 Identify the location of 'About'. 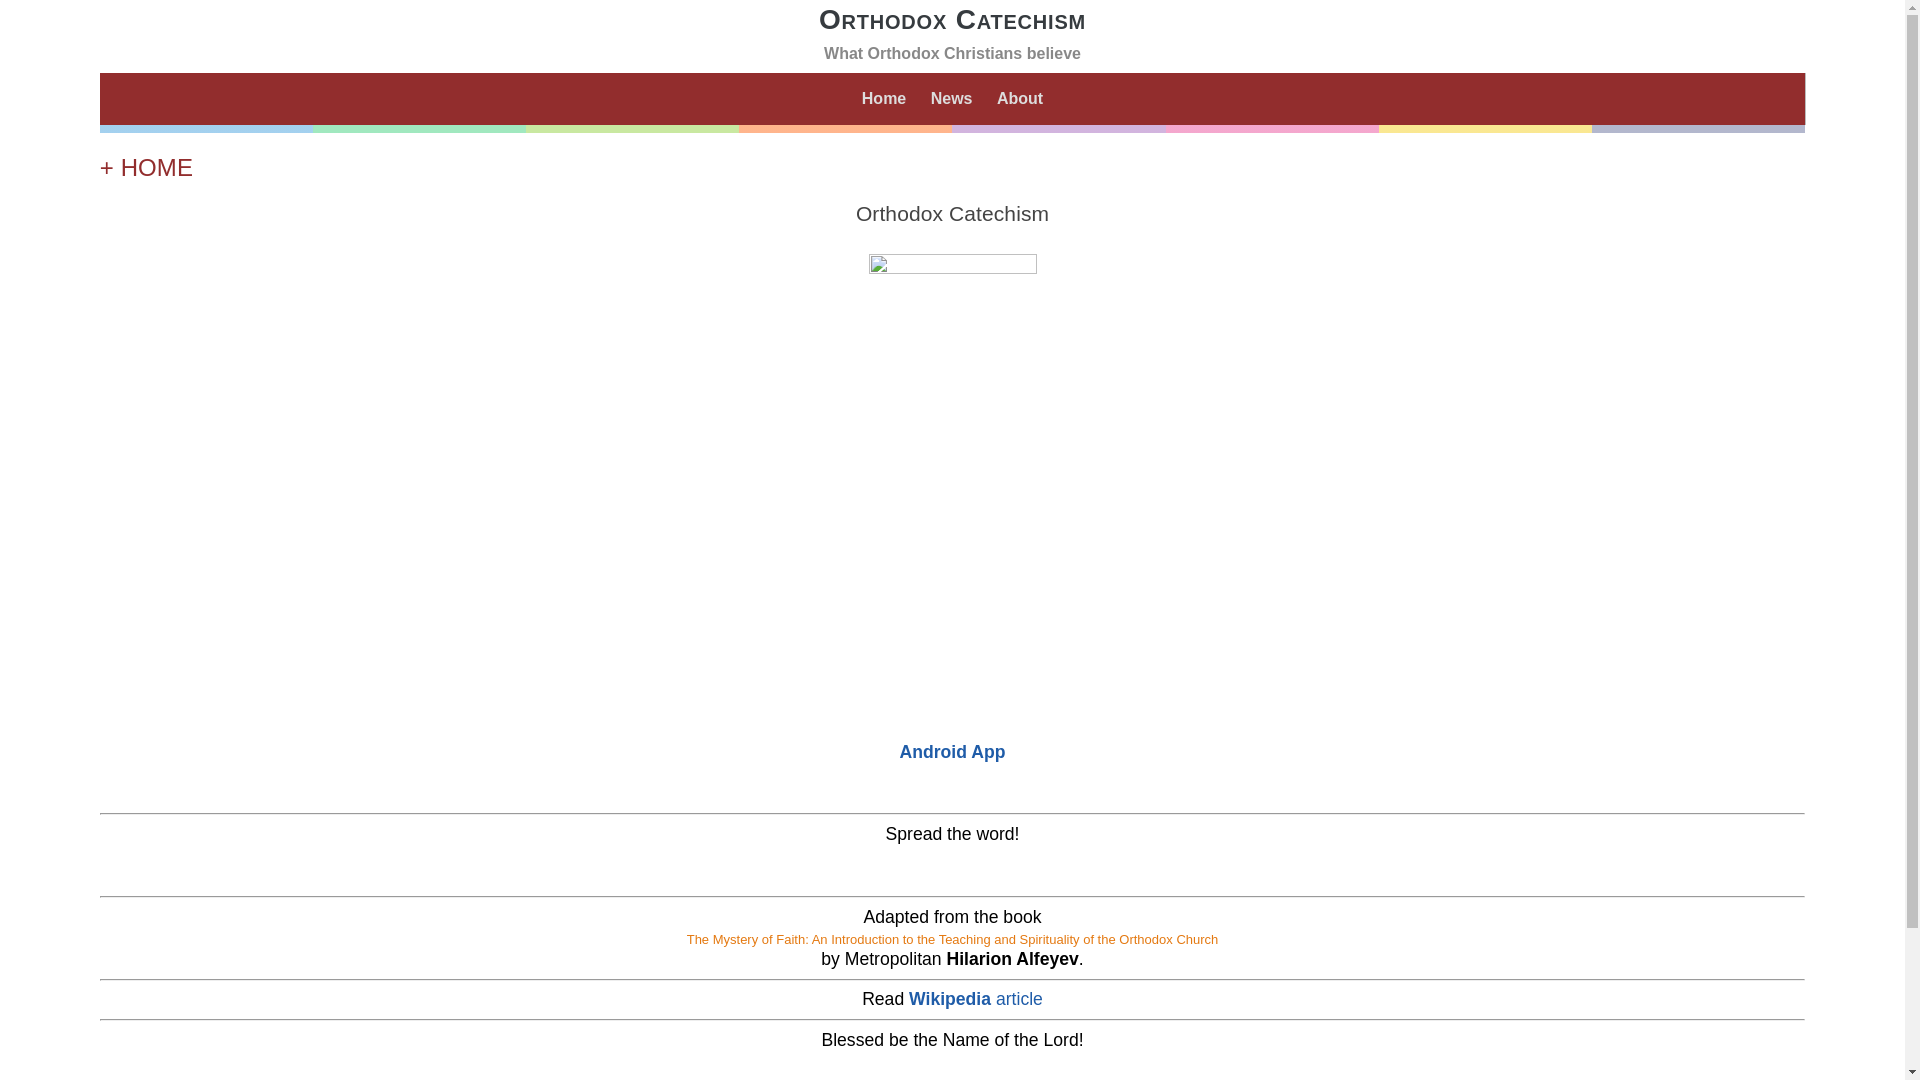
(992, 99).